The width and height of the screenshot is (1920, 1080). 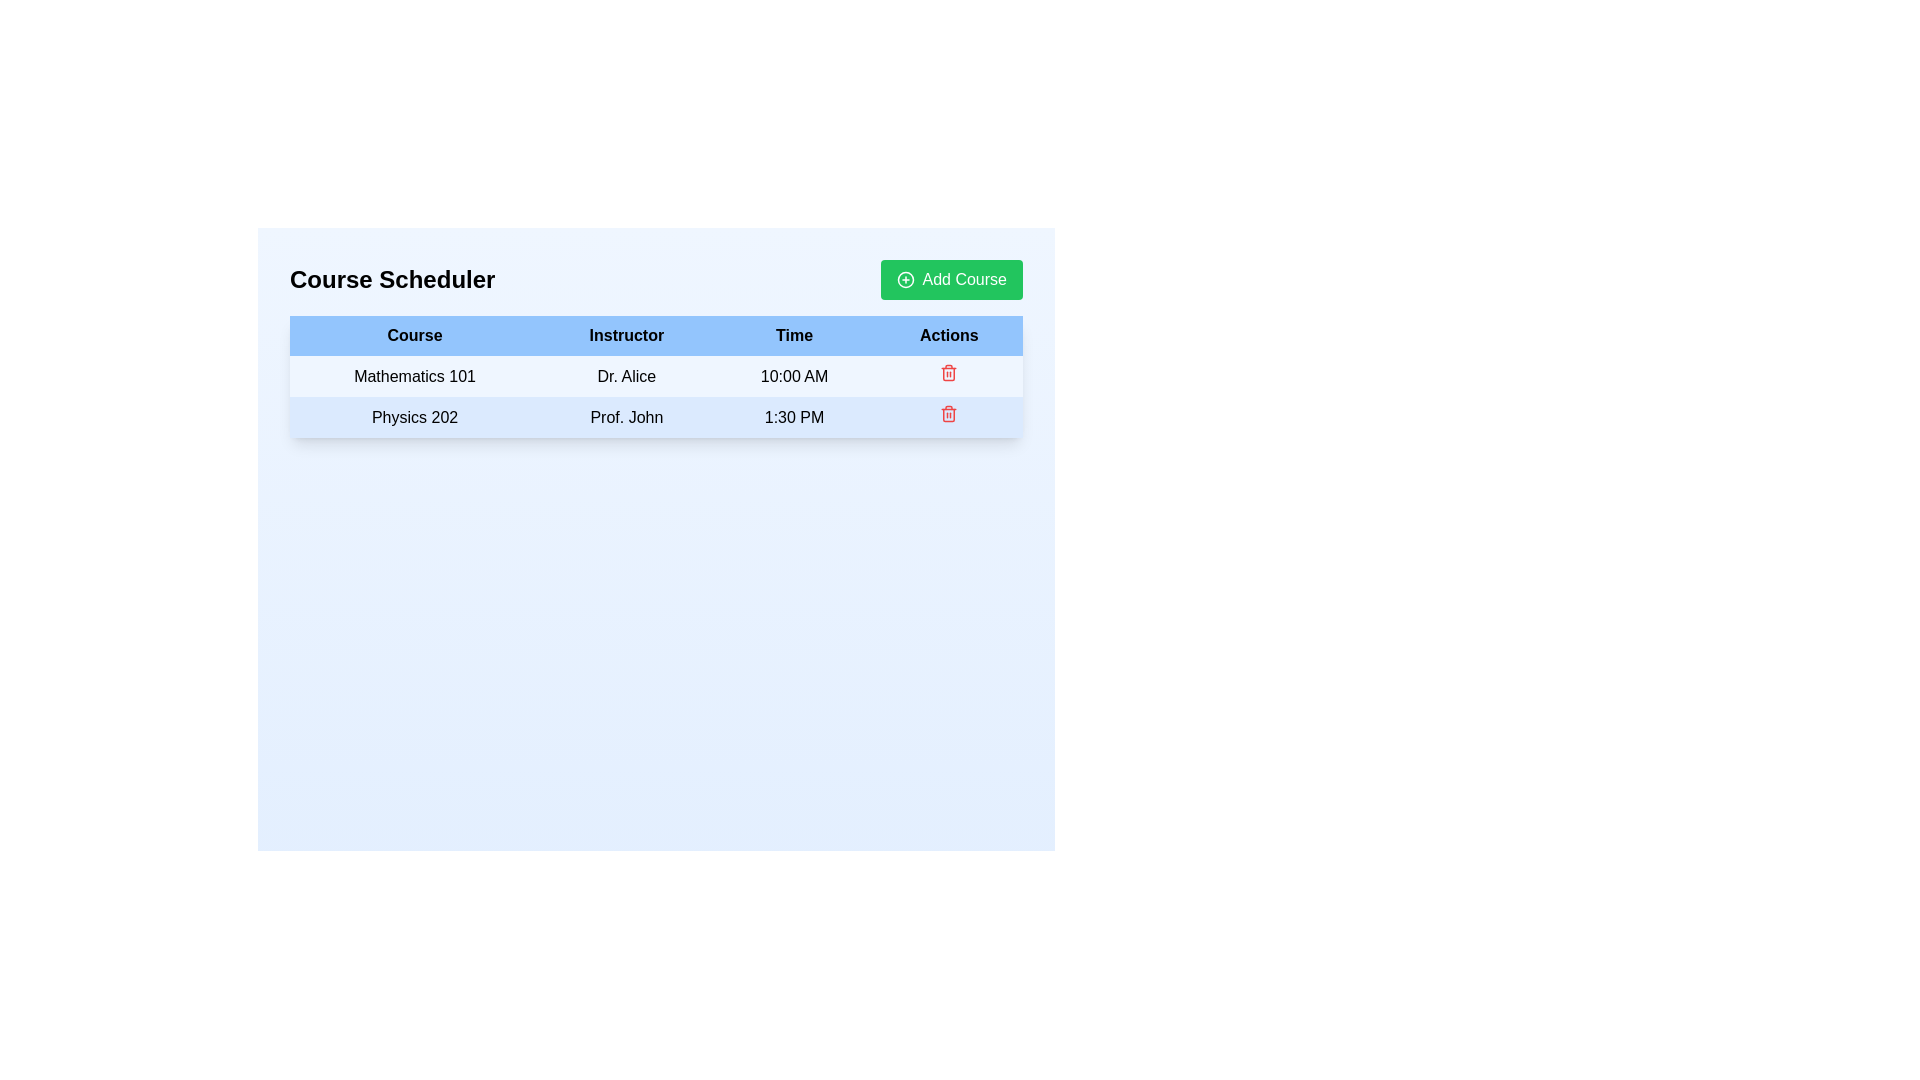 What do you see at coordinates (948, 334) in the screenshot?
I see `the blue text label displaying 'Actions' located at the top-right corner of the table` at bounding box center [948, 334].